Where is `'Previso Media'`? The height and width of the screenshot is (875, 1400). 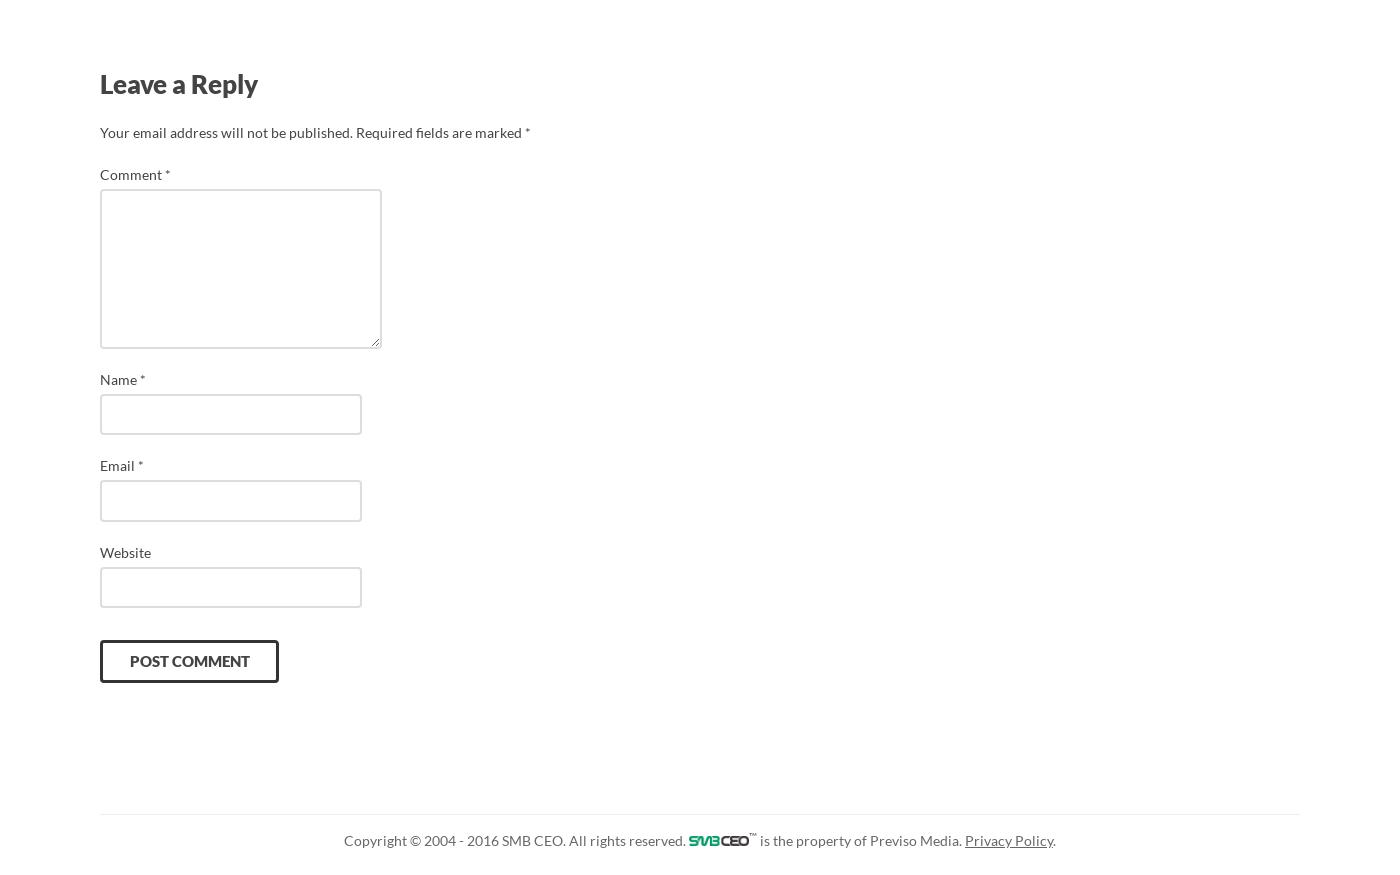 'Previso Media' is located at coordinates (868, 840).